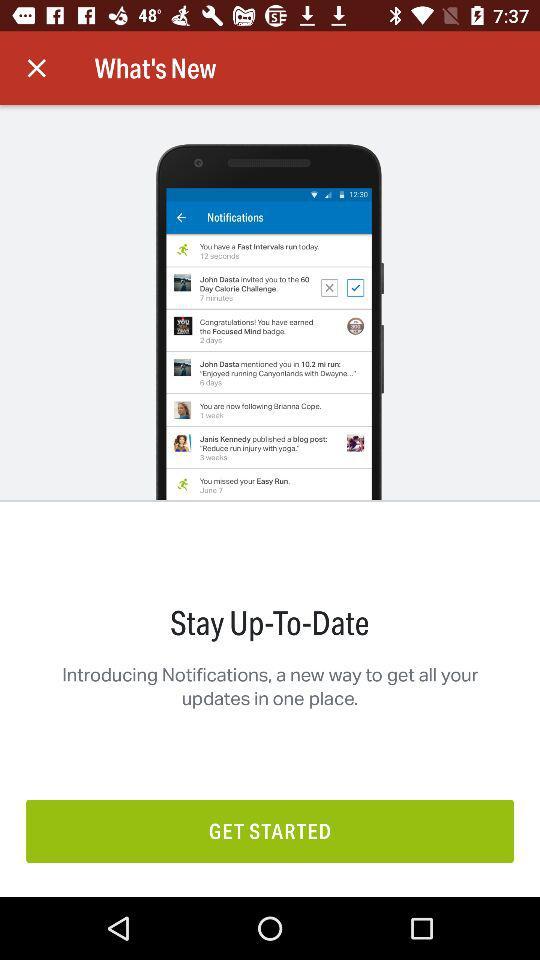  Describe the element at coordinates (270, 831) in the screenshot. I see `the get started icon` at that location.